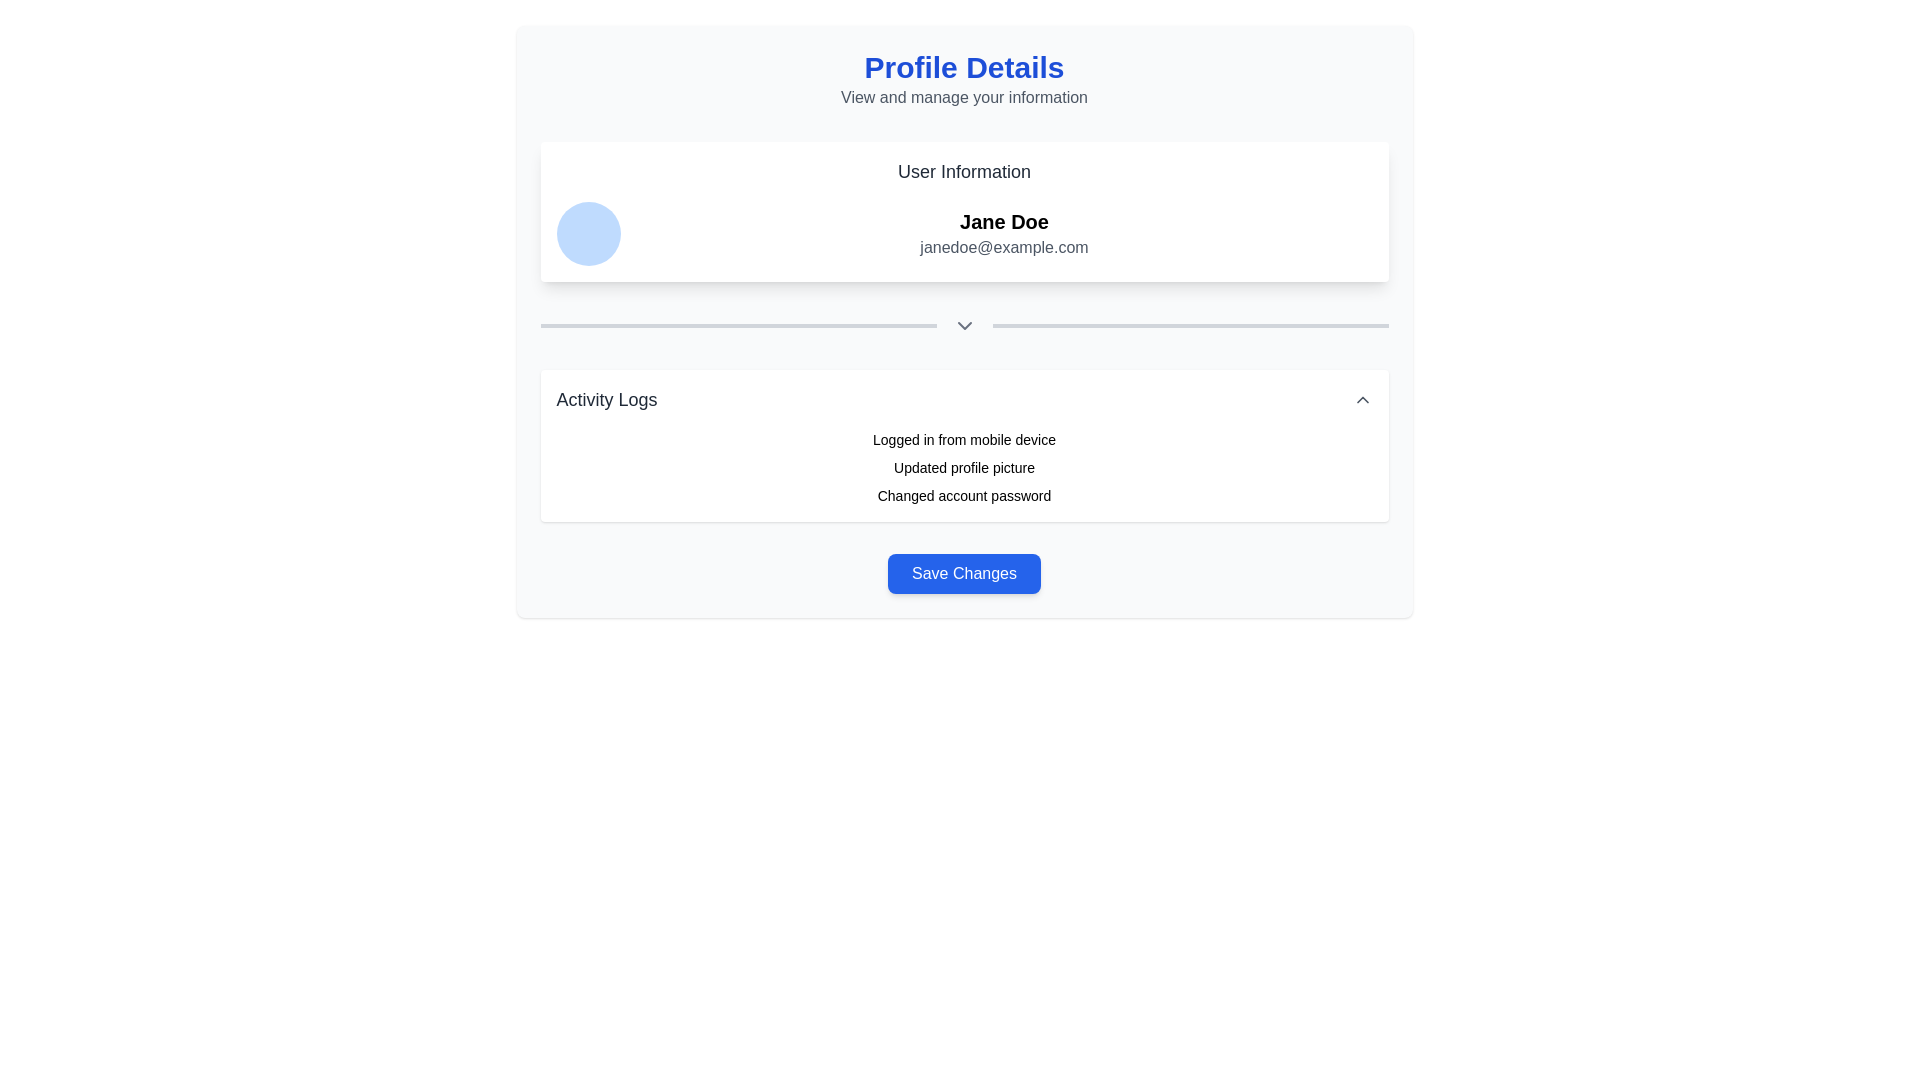 The width and height of the screenshot is (1920, 1080). Describe the element at coordinates (964, 97) in the screenshot. I see `the Text label that provides a description for the 'Profile Details' section, located directly below the title 'Profile Details'` at that location.